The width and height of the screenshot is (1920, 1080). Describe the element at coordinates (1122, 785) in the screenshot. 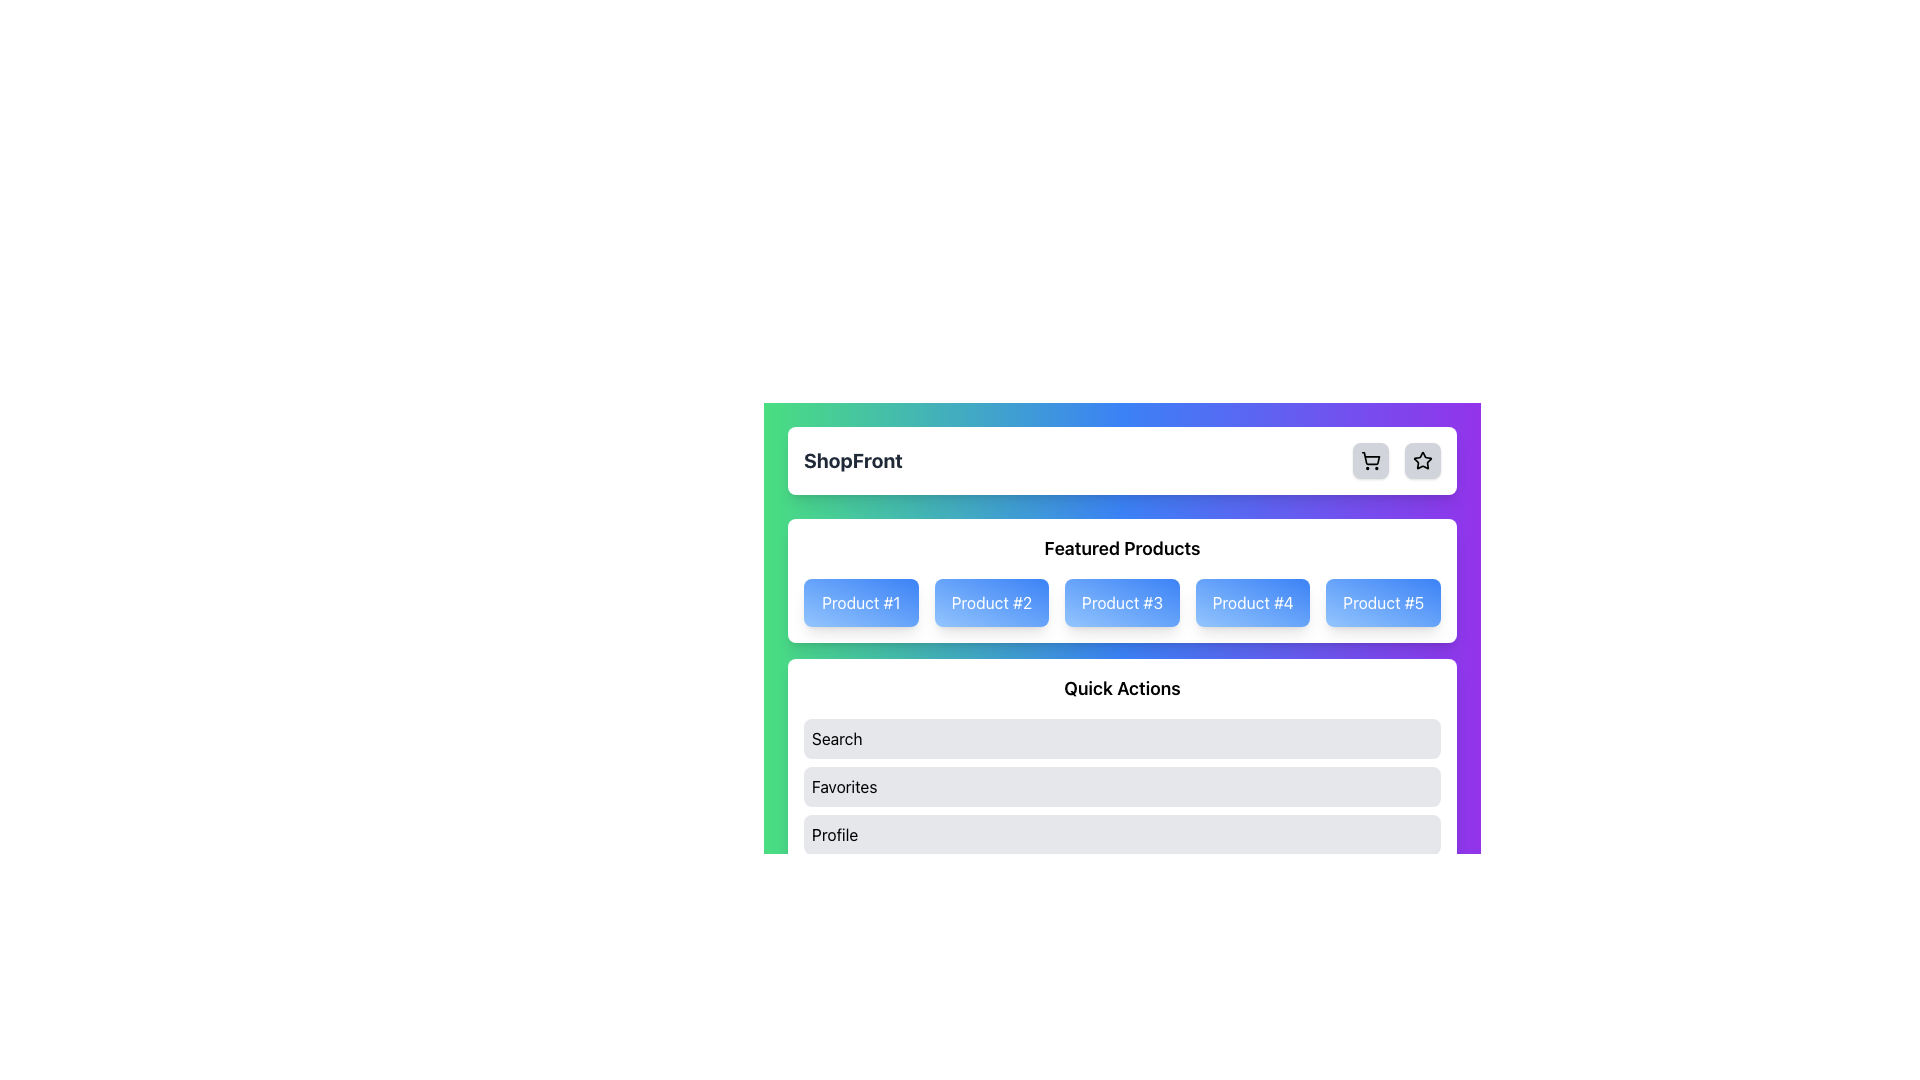

I see `the 'Favorites' button located in the Quick Actions section for keyboard navigation` at that location.